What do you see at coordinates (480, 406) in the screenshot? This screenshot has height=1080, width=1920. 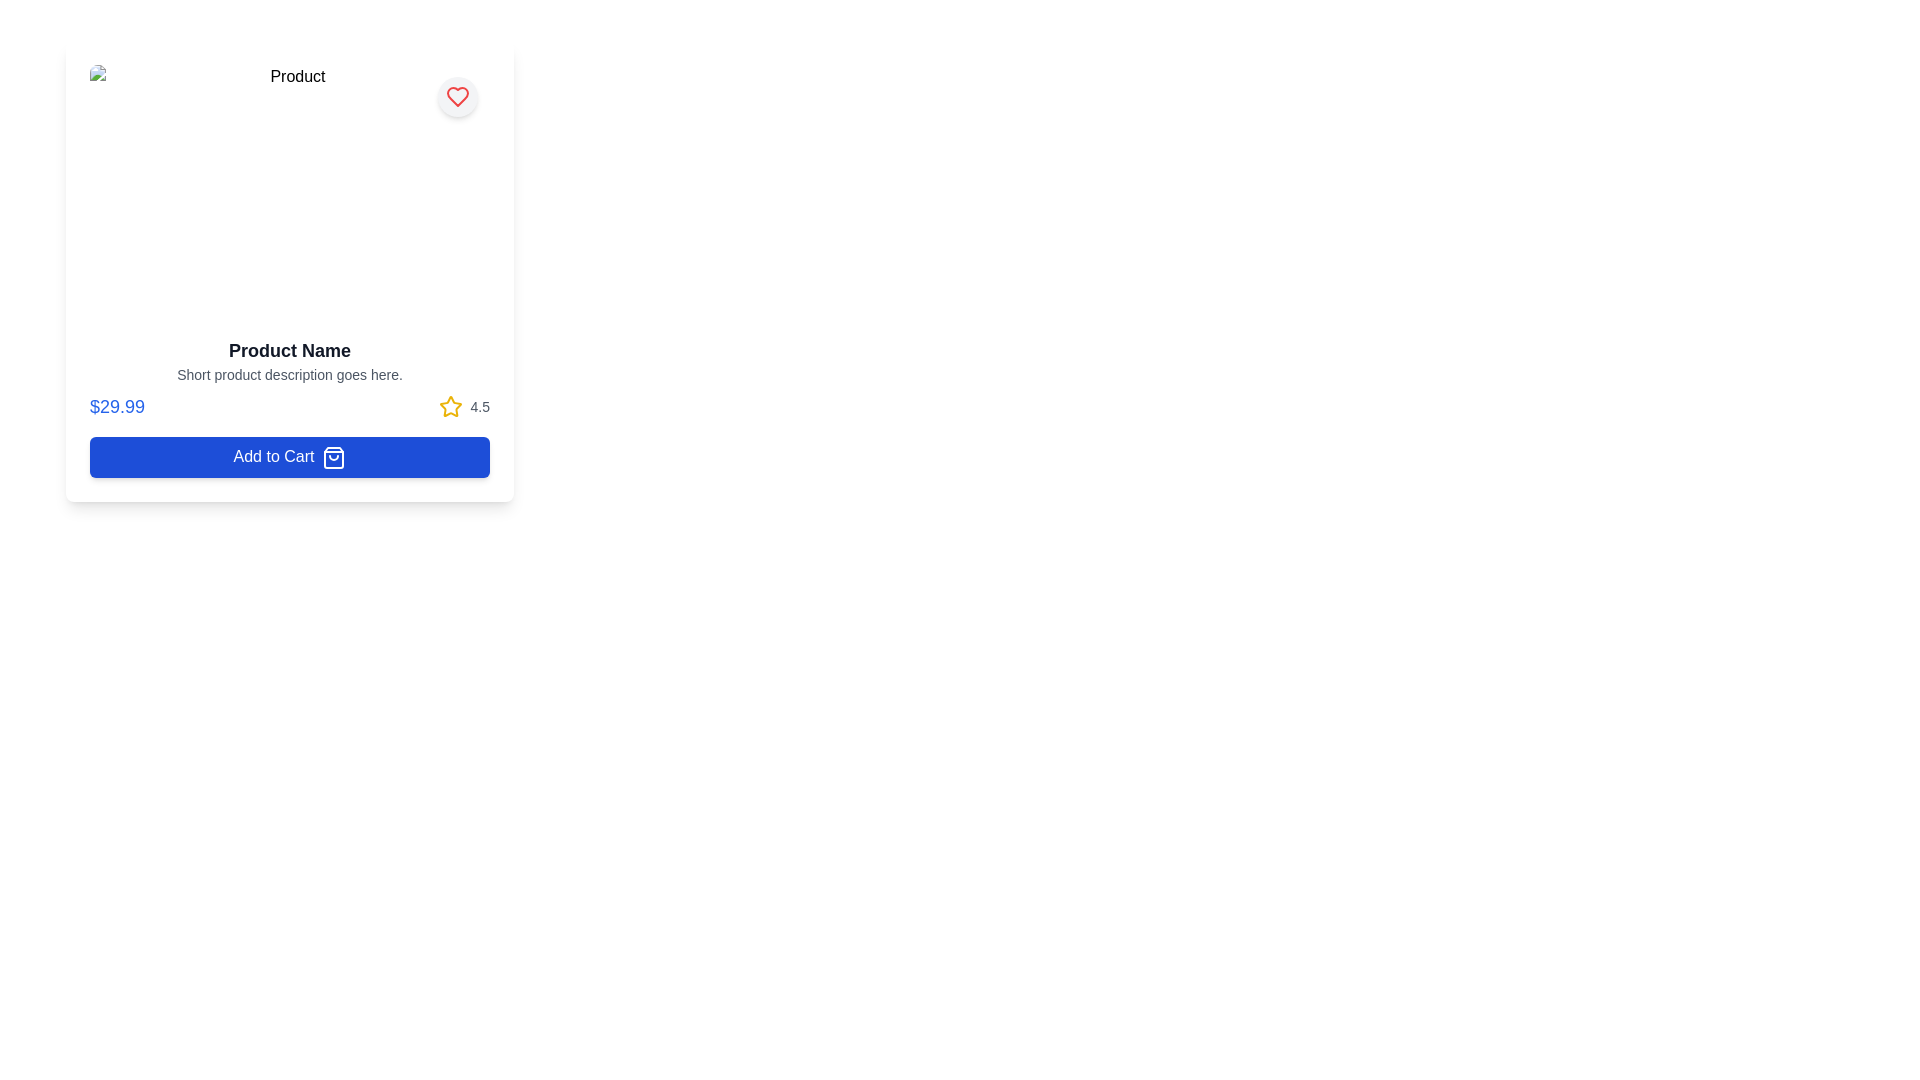 I see `numerical value displayed in the text label '4.5', located in the bottom right corner of the card layout next to a yellow star icon` at bounding box center [480, 406].